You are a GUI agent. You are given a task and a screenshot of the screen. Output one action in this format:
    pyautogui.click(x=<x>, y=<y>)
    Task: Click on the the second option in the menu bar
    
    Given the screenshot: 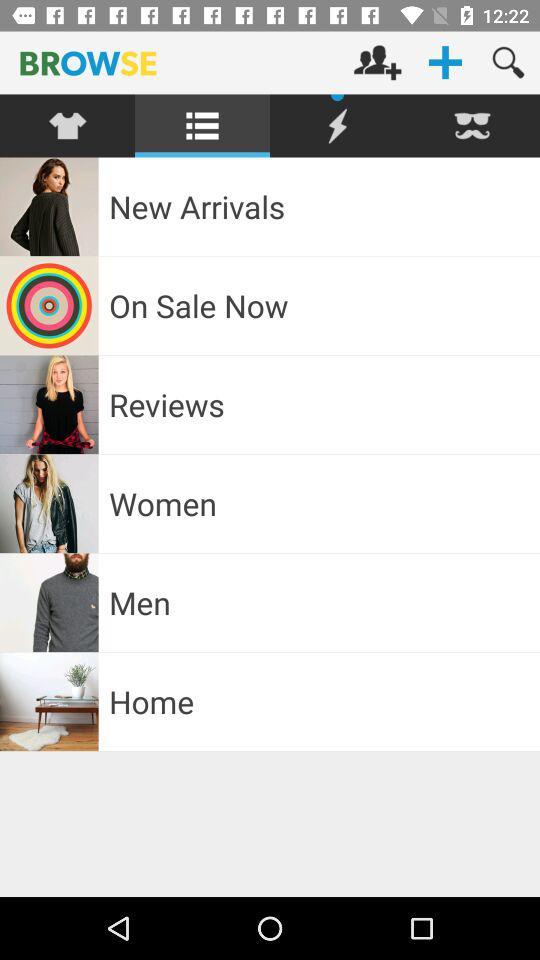 What is the action you would take?
    pyautogui.click(x=202, y=125)
    